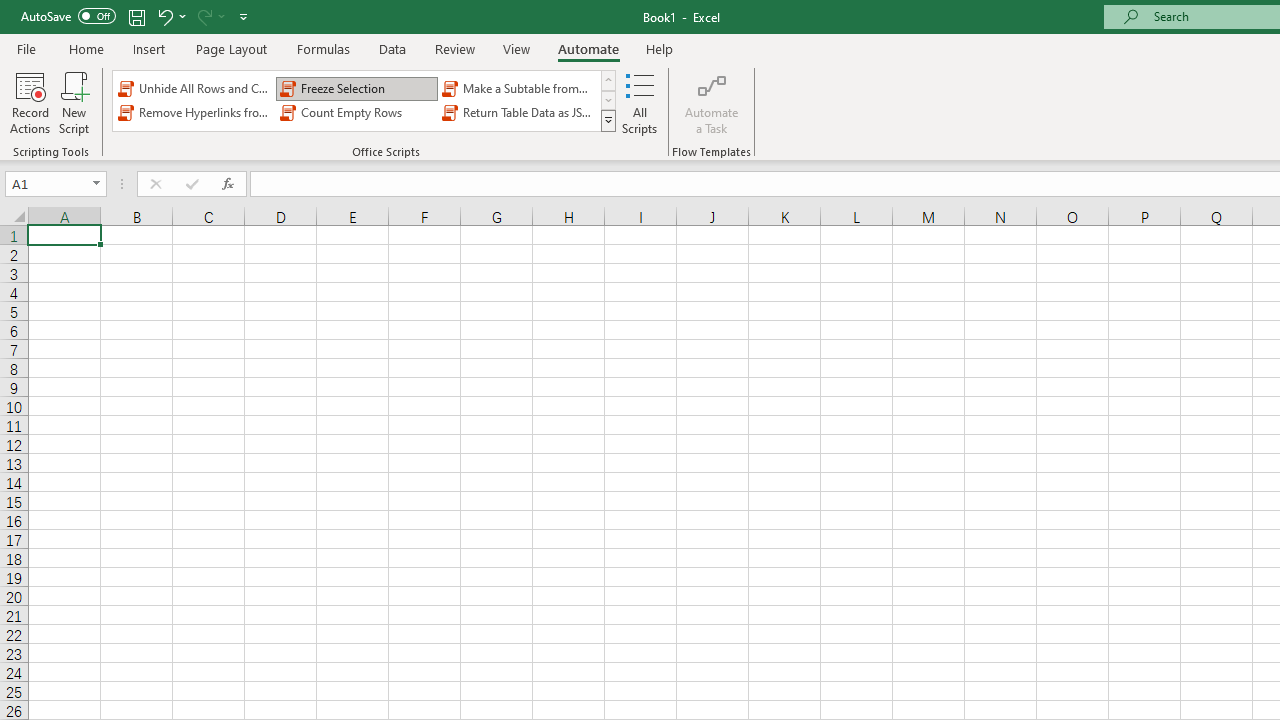  I want to click on 'Office Scripts', so click(607, 120).